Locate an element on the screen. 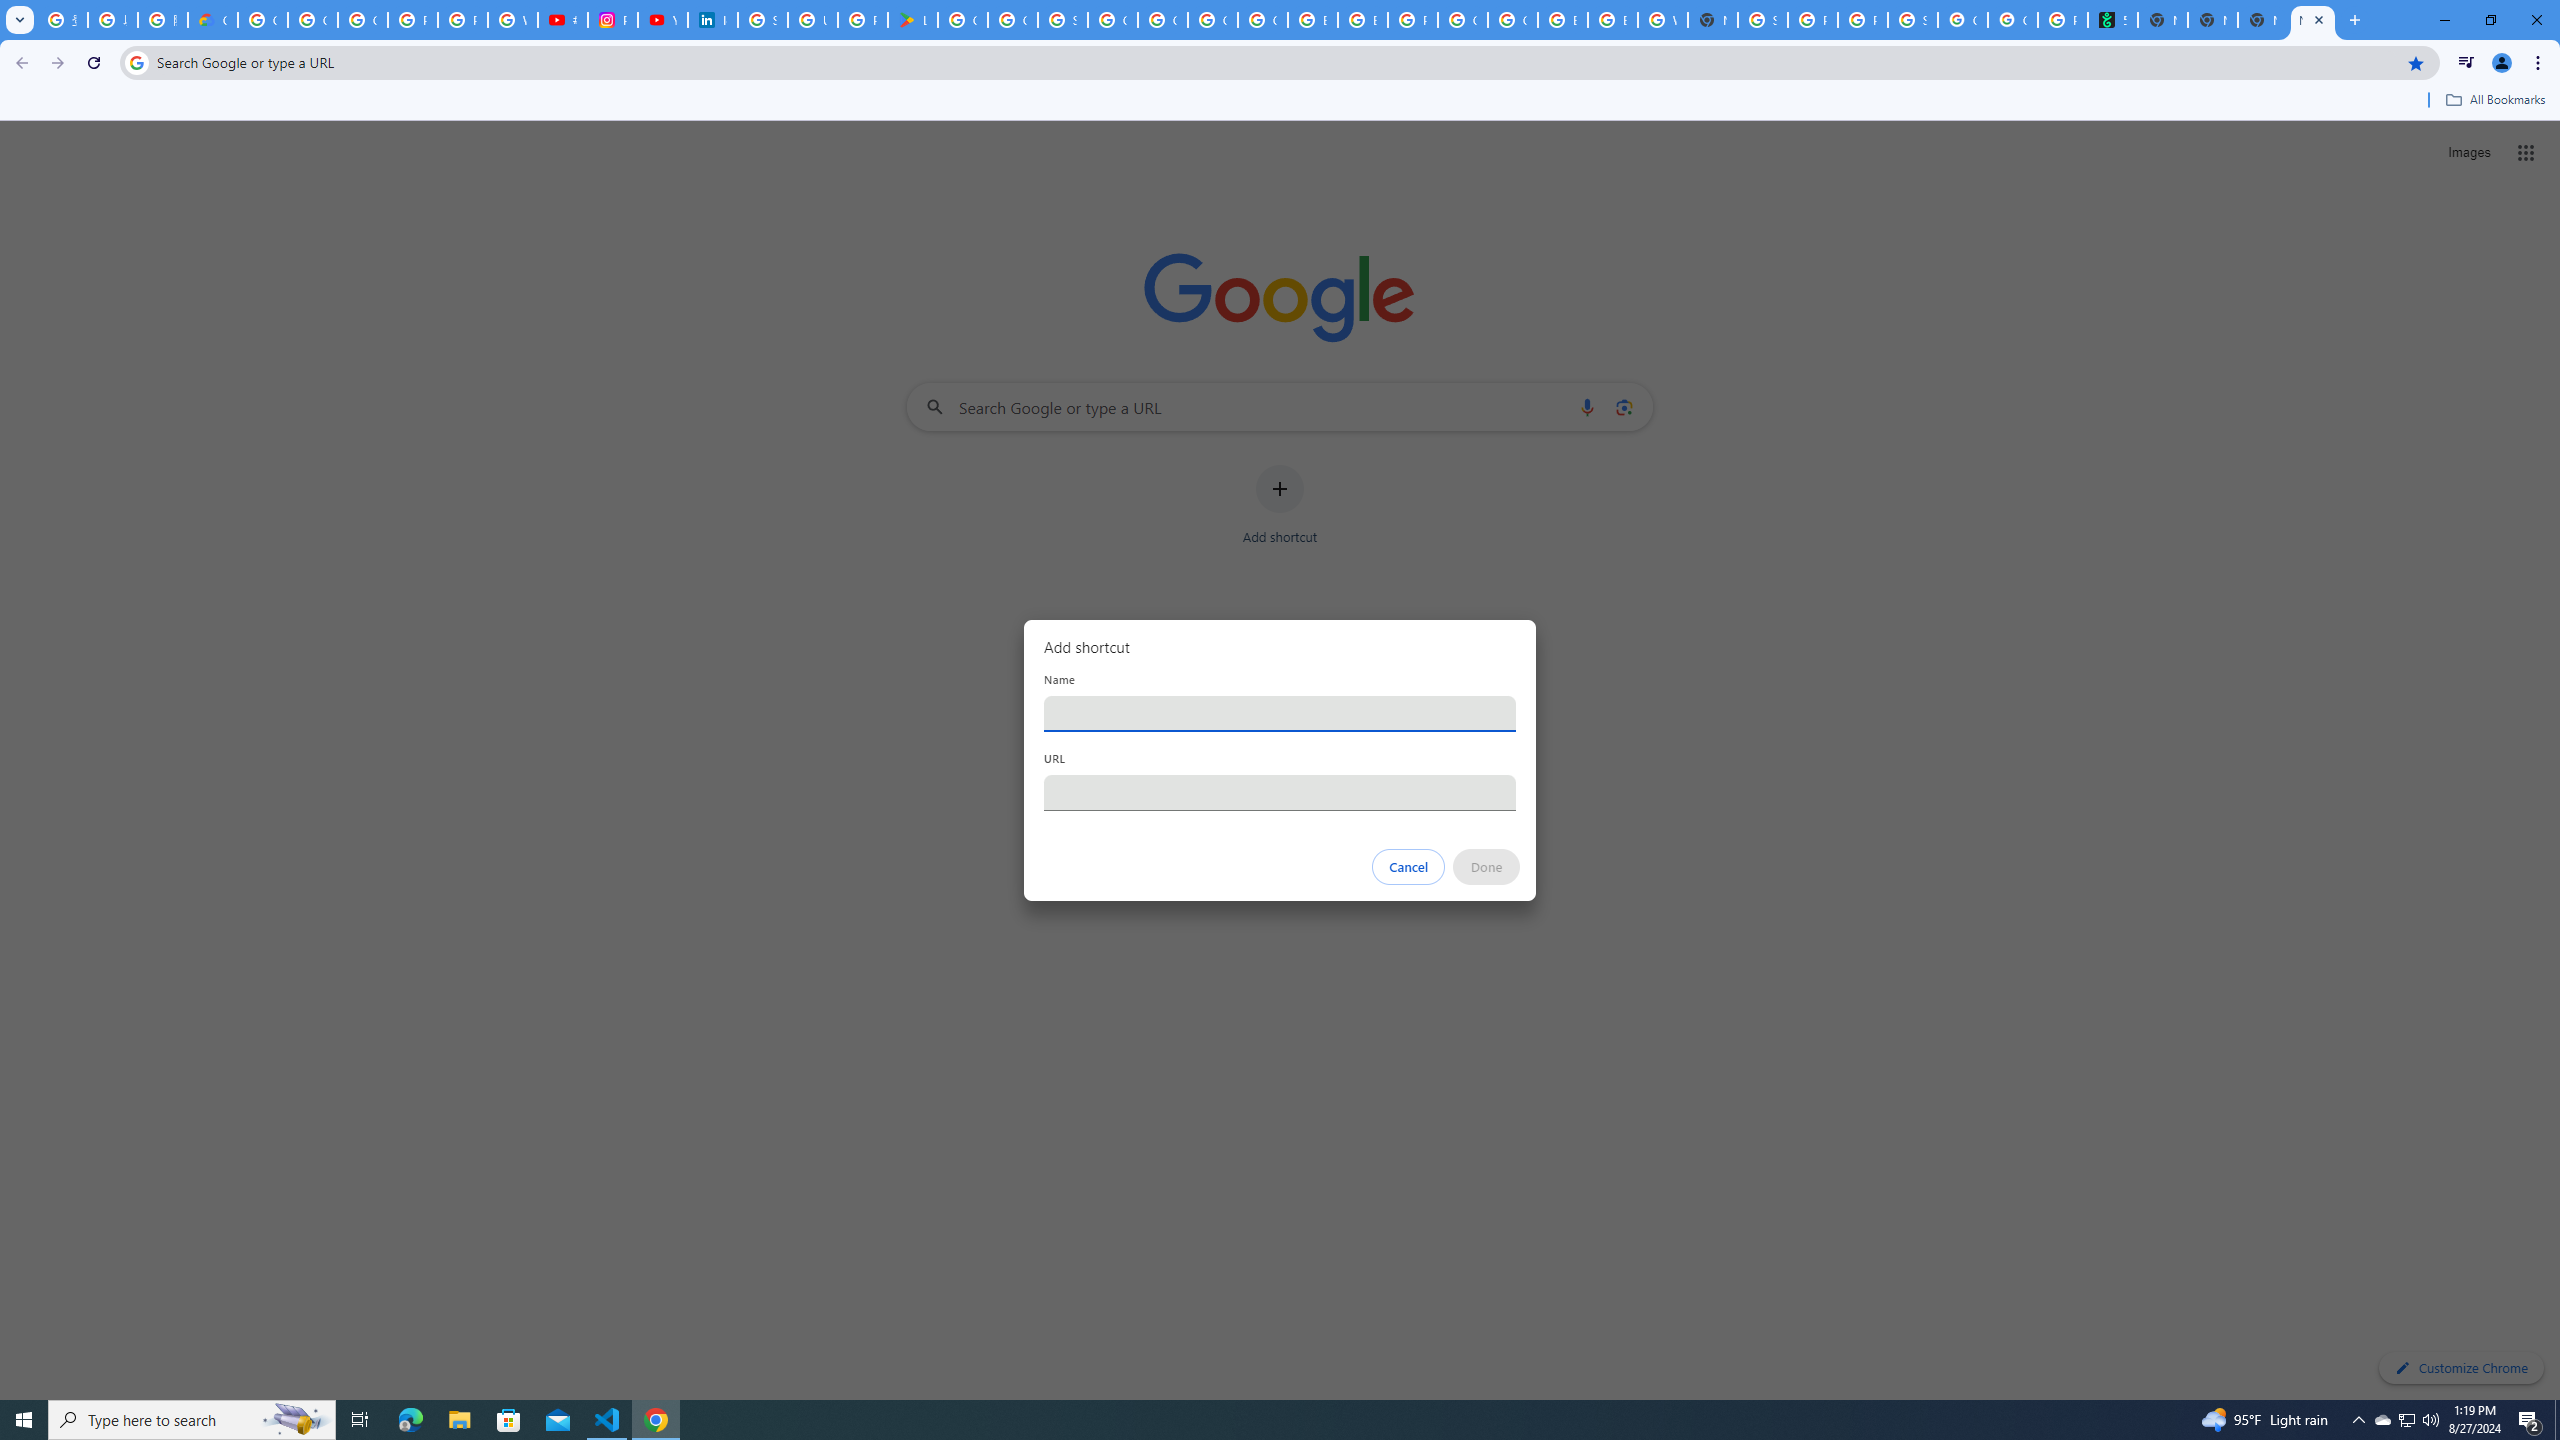 This screenshot has height=1440, width=2560. 'New Tab' is located at coordinates (2311, 19).